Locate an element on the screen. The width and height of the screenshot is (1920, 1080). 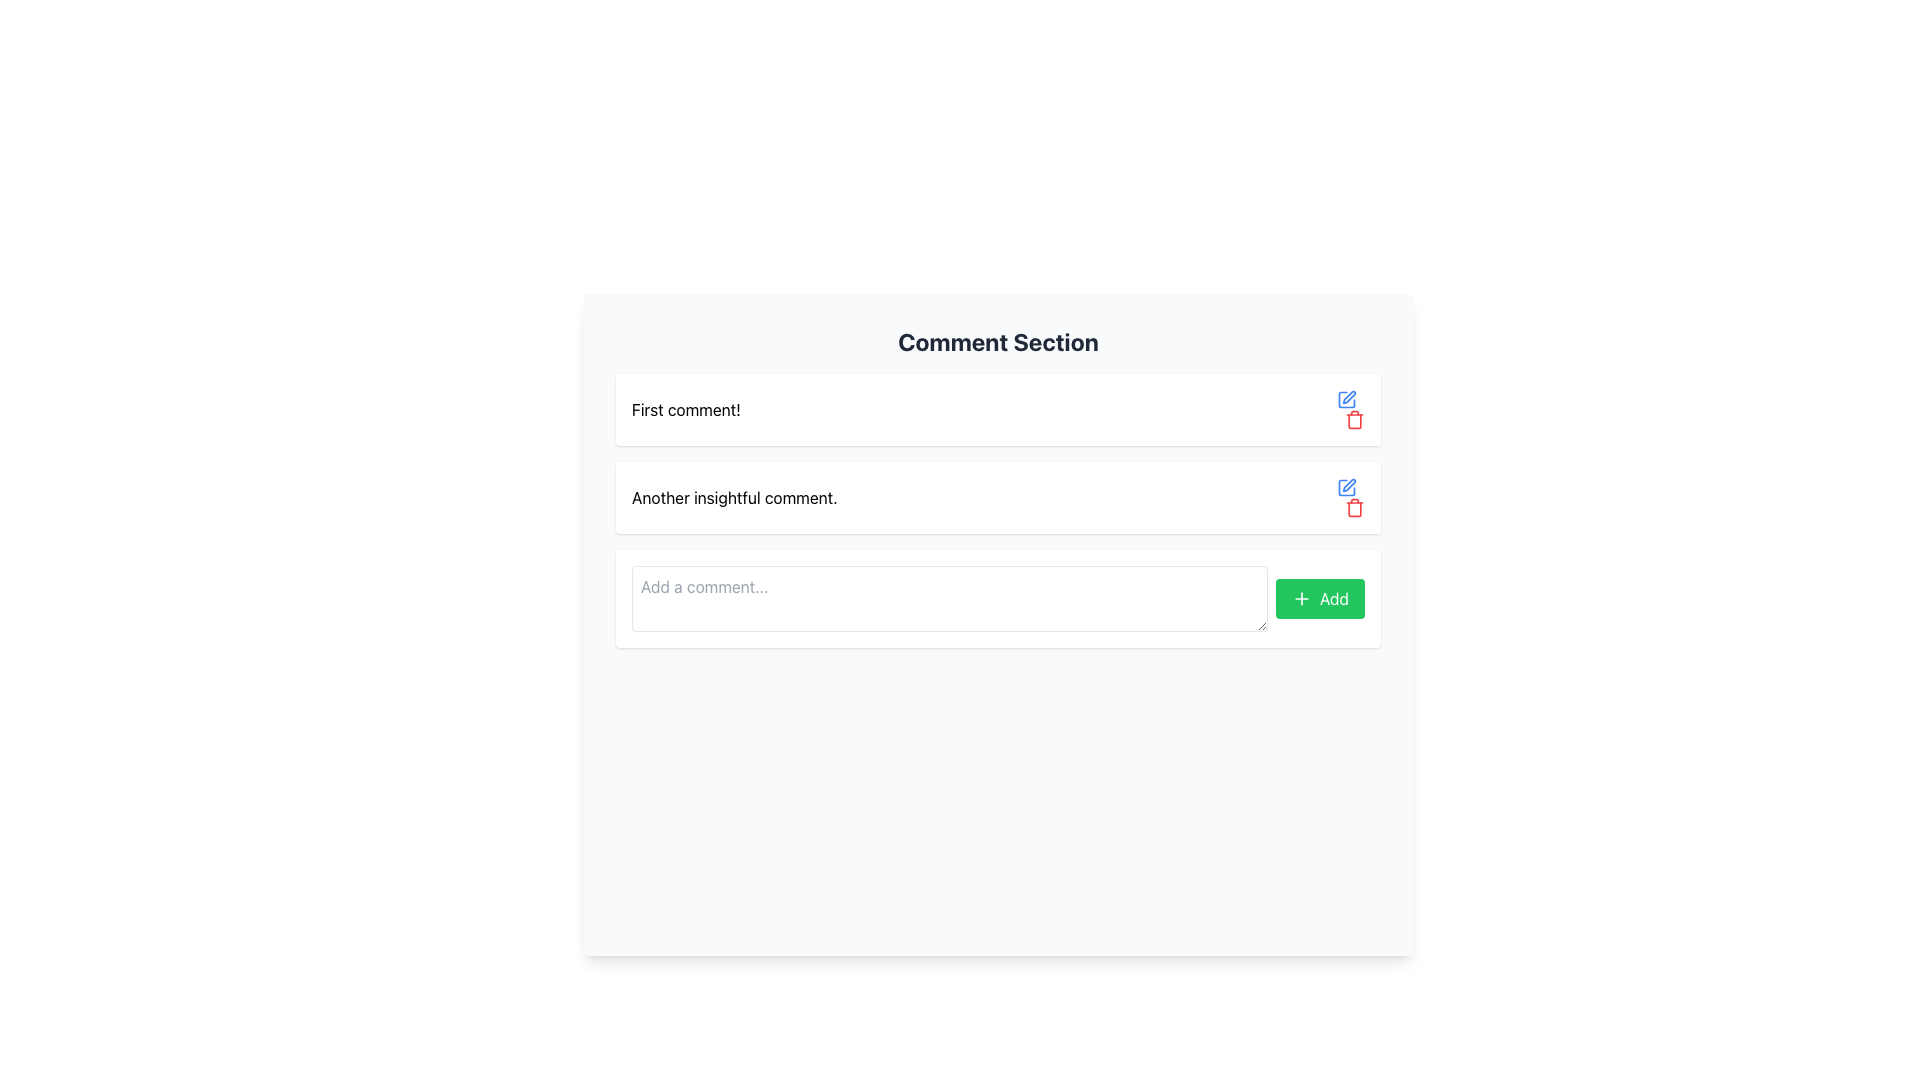
the blue pen icon used for edit actions located to the right of the first comment in the comment section is located at coordinates (1349, 485).